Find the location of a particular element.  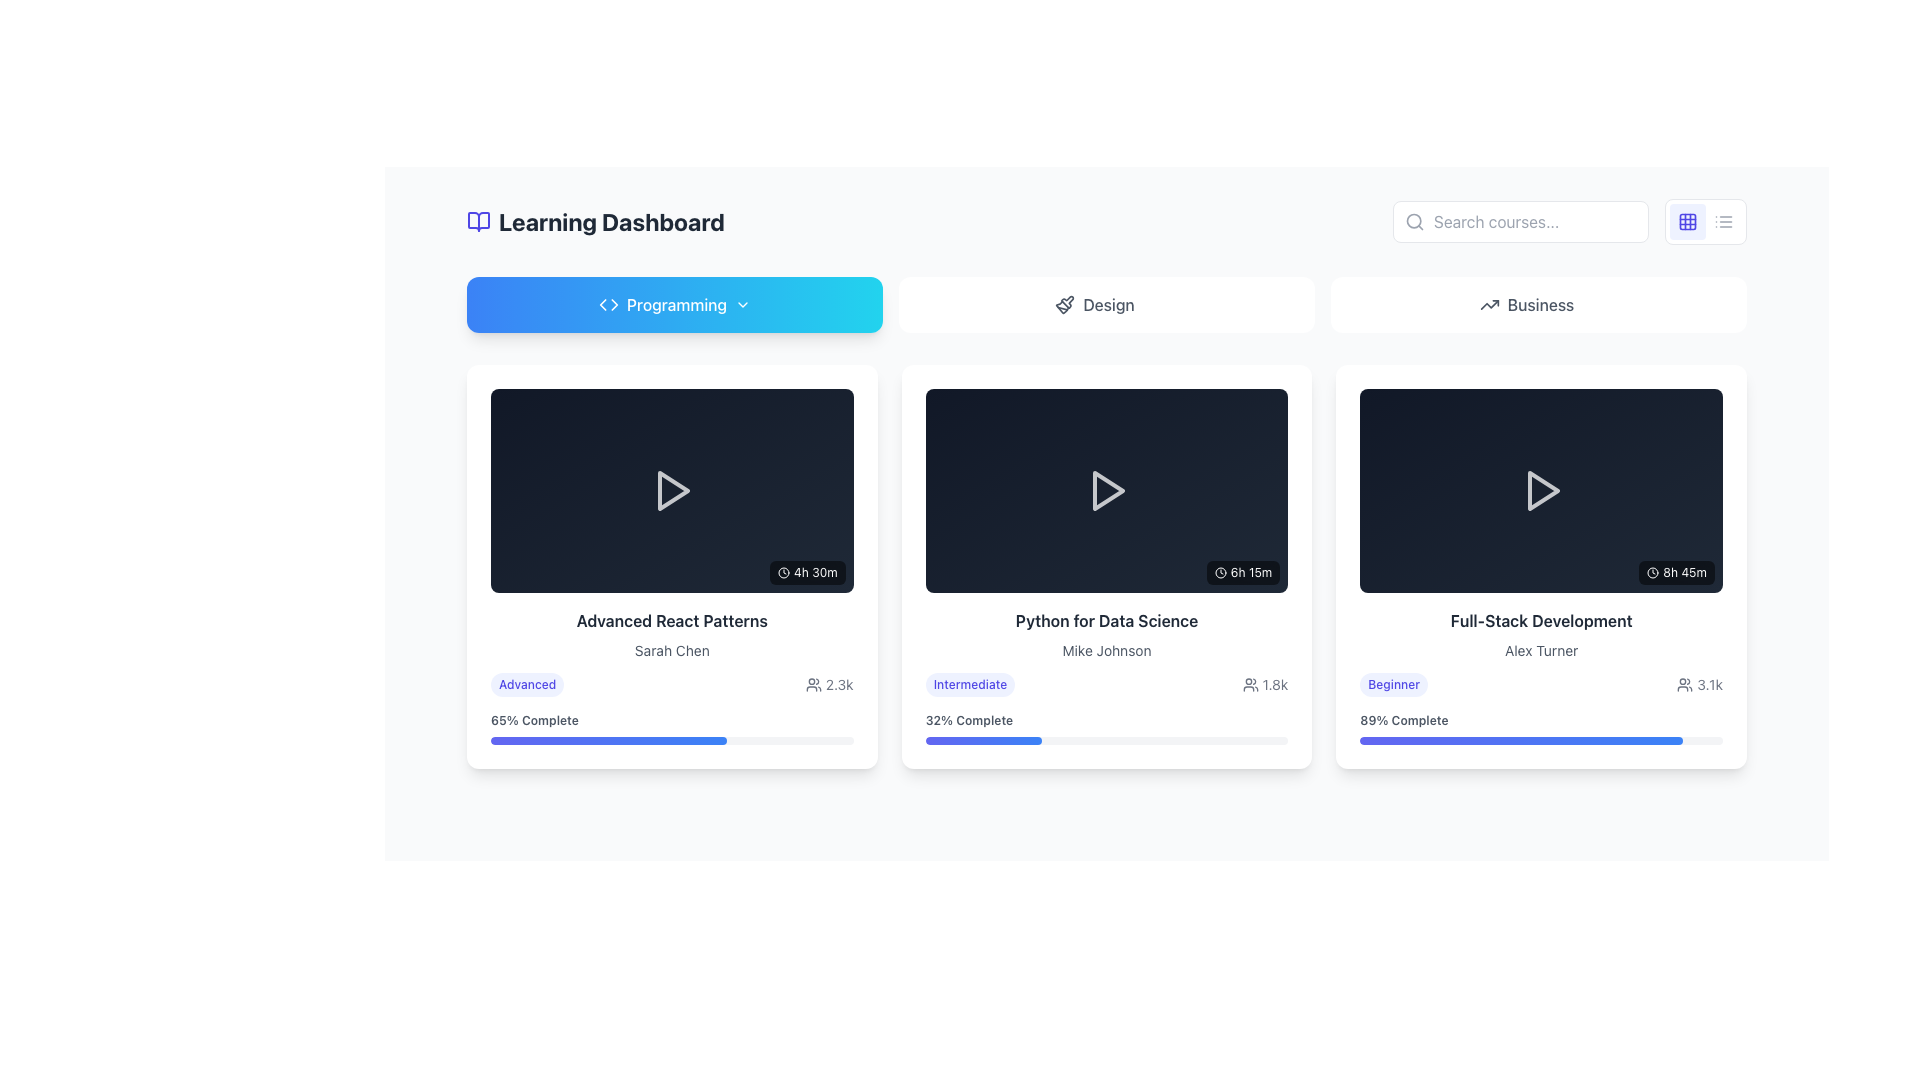

the text label displaying the progress status '89% Complete' which is styled in a small gray bold font and located near the bottom of the card labeled 'Full-Stack Development' is located at coordinates (1403, 721).